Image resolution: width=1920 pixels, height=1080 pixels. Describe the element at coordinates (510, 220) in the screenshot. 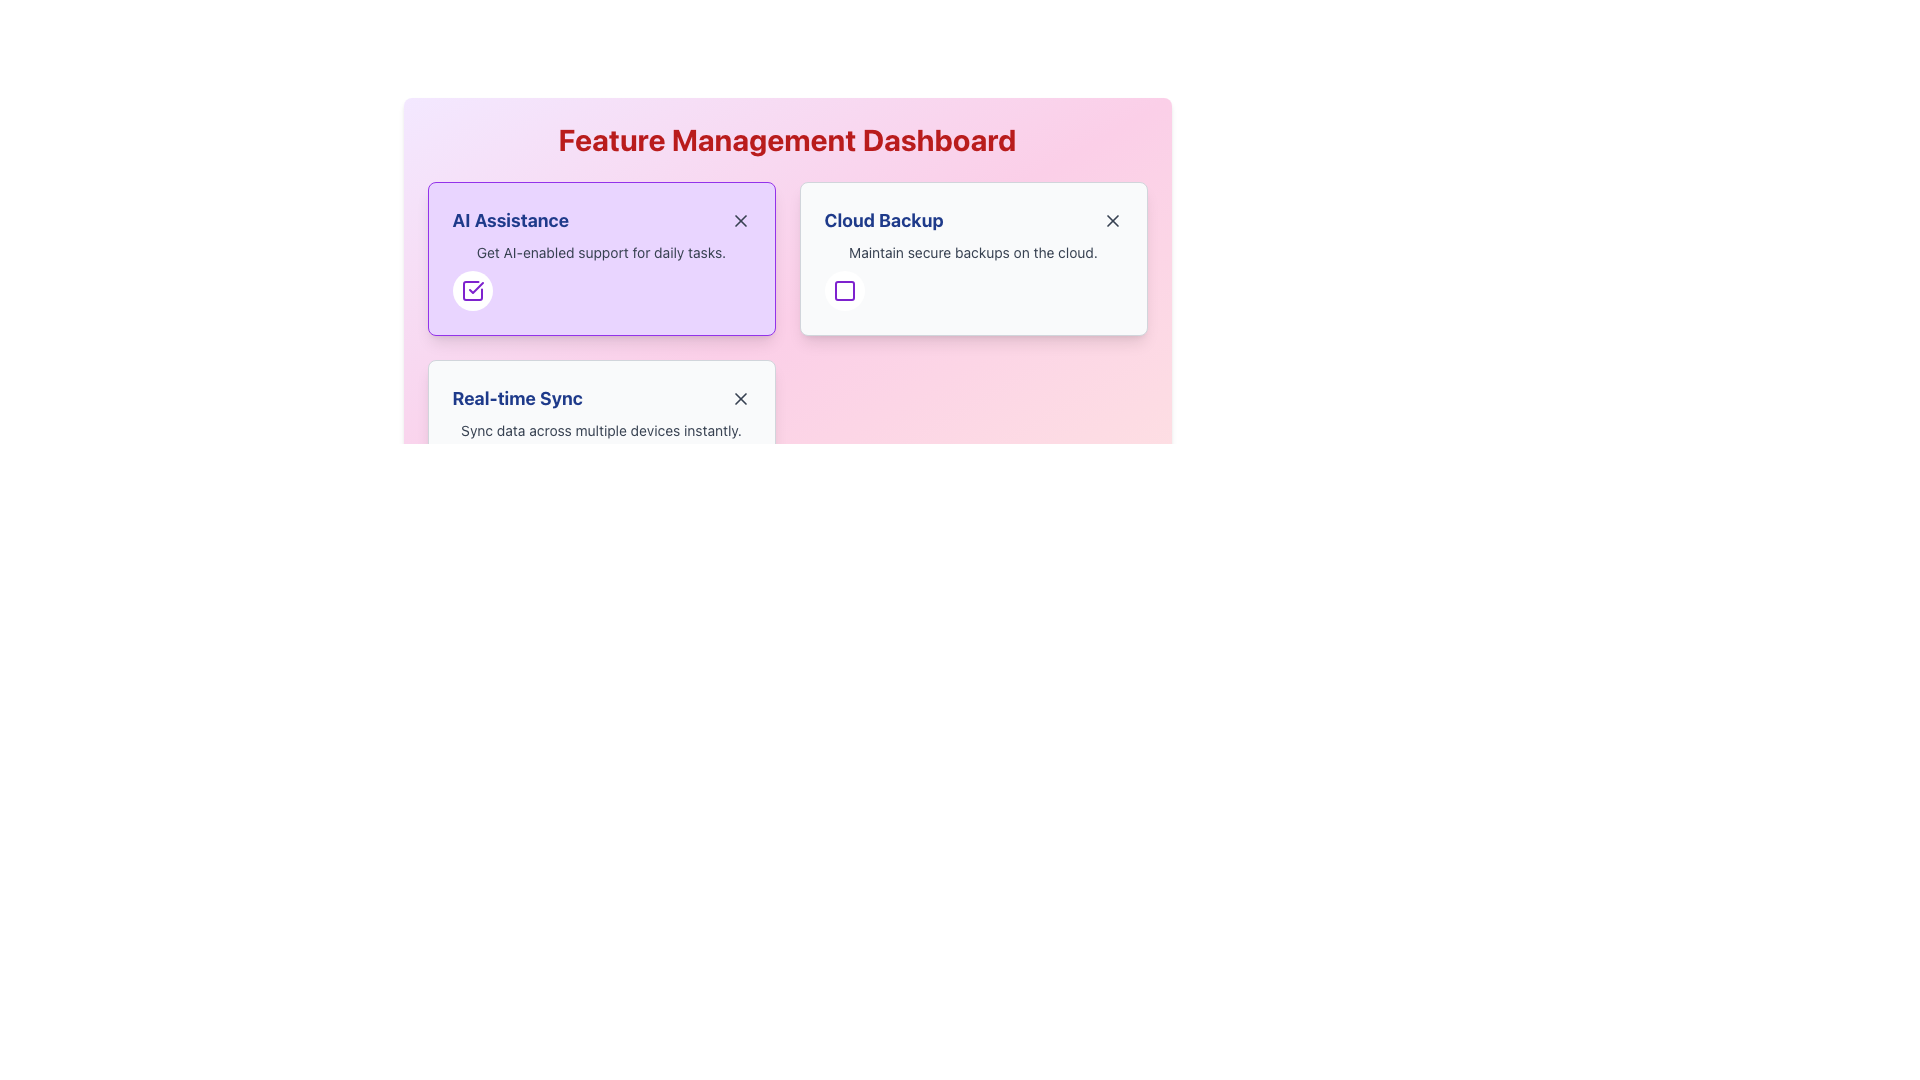

I see `the bold text label displaying 'AI Assistance', which is styled with a large font size and blue color, located prominently within a colored rectangular card in the top-left section of the grid layout` at that location.